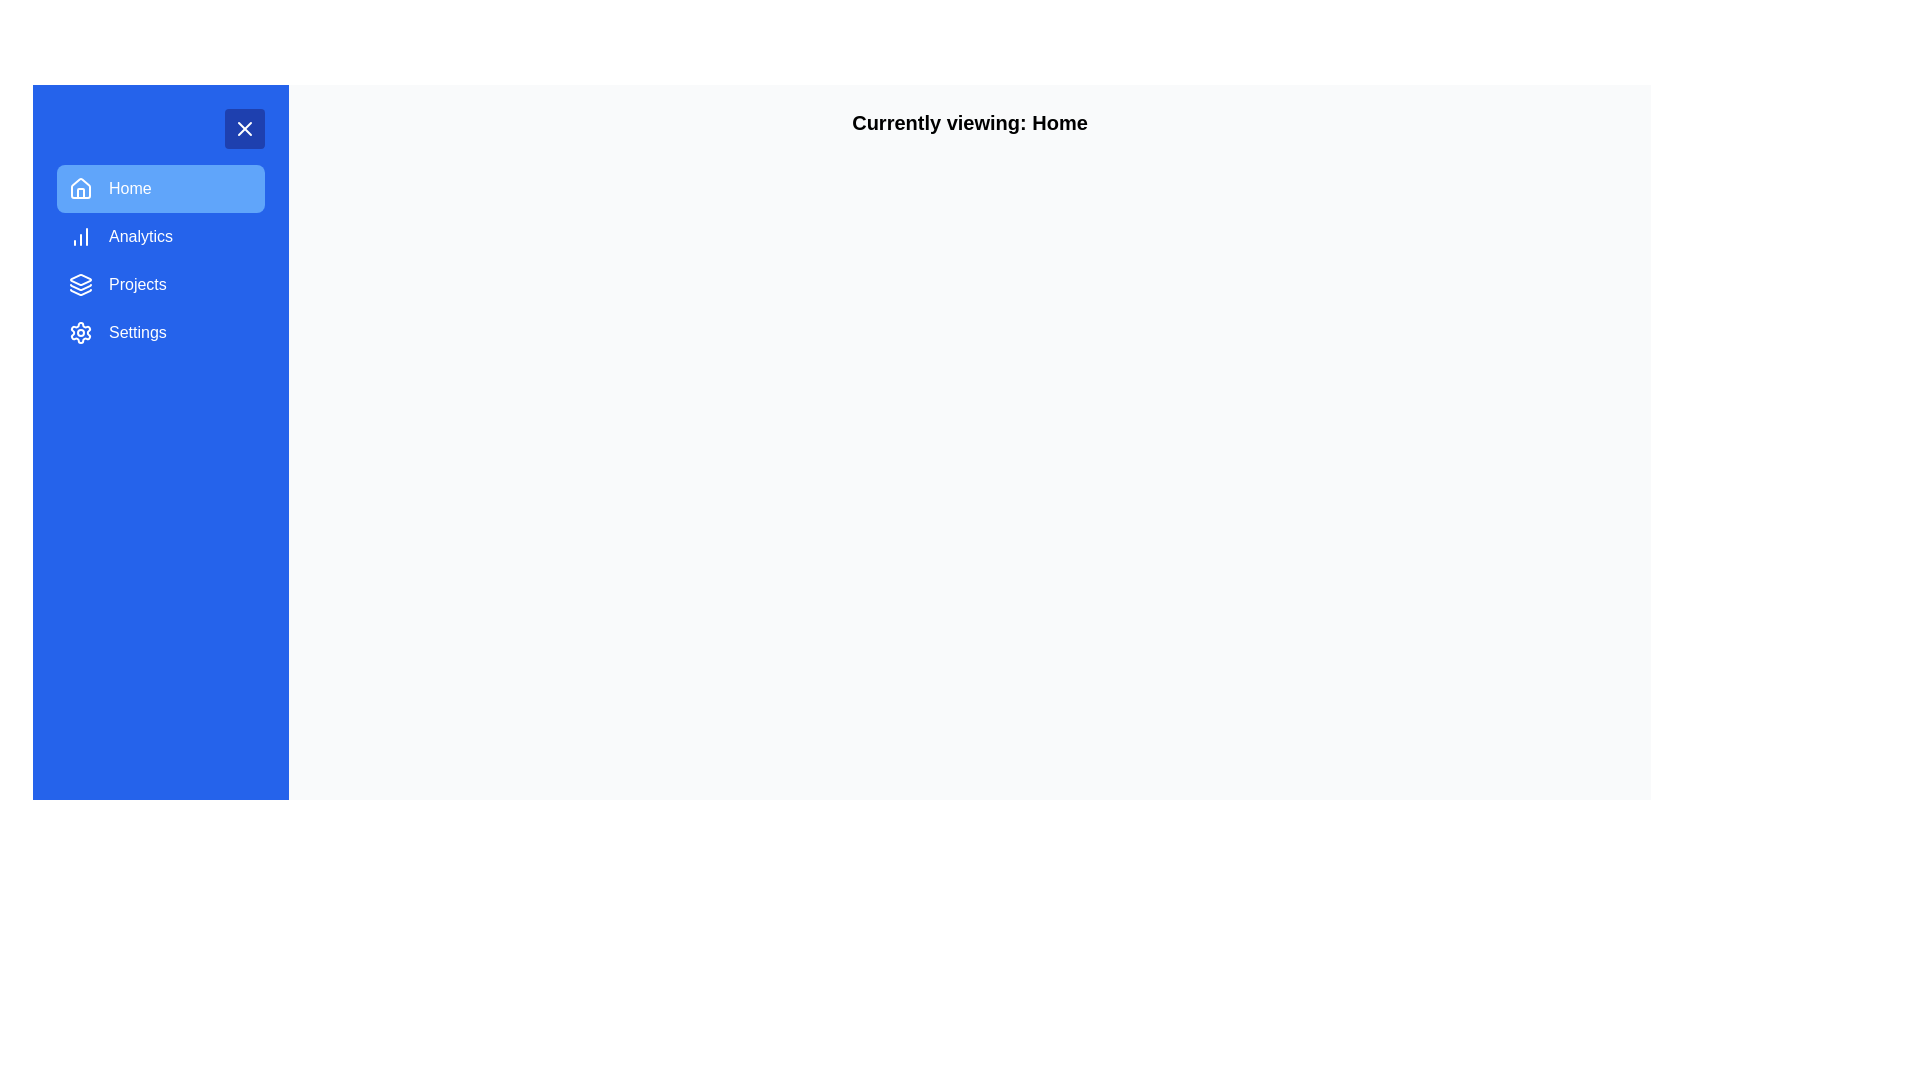 This screenshot has width=1920, height=1080. Describe the element at coordinates (80, 287) in the screenshot. I see `the middle layer of the polygonal icon with a blue fill and white outline located in the menu sidebar next to the 'Projects' label` at that location.